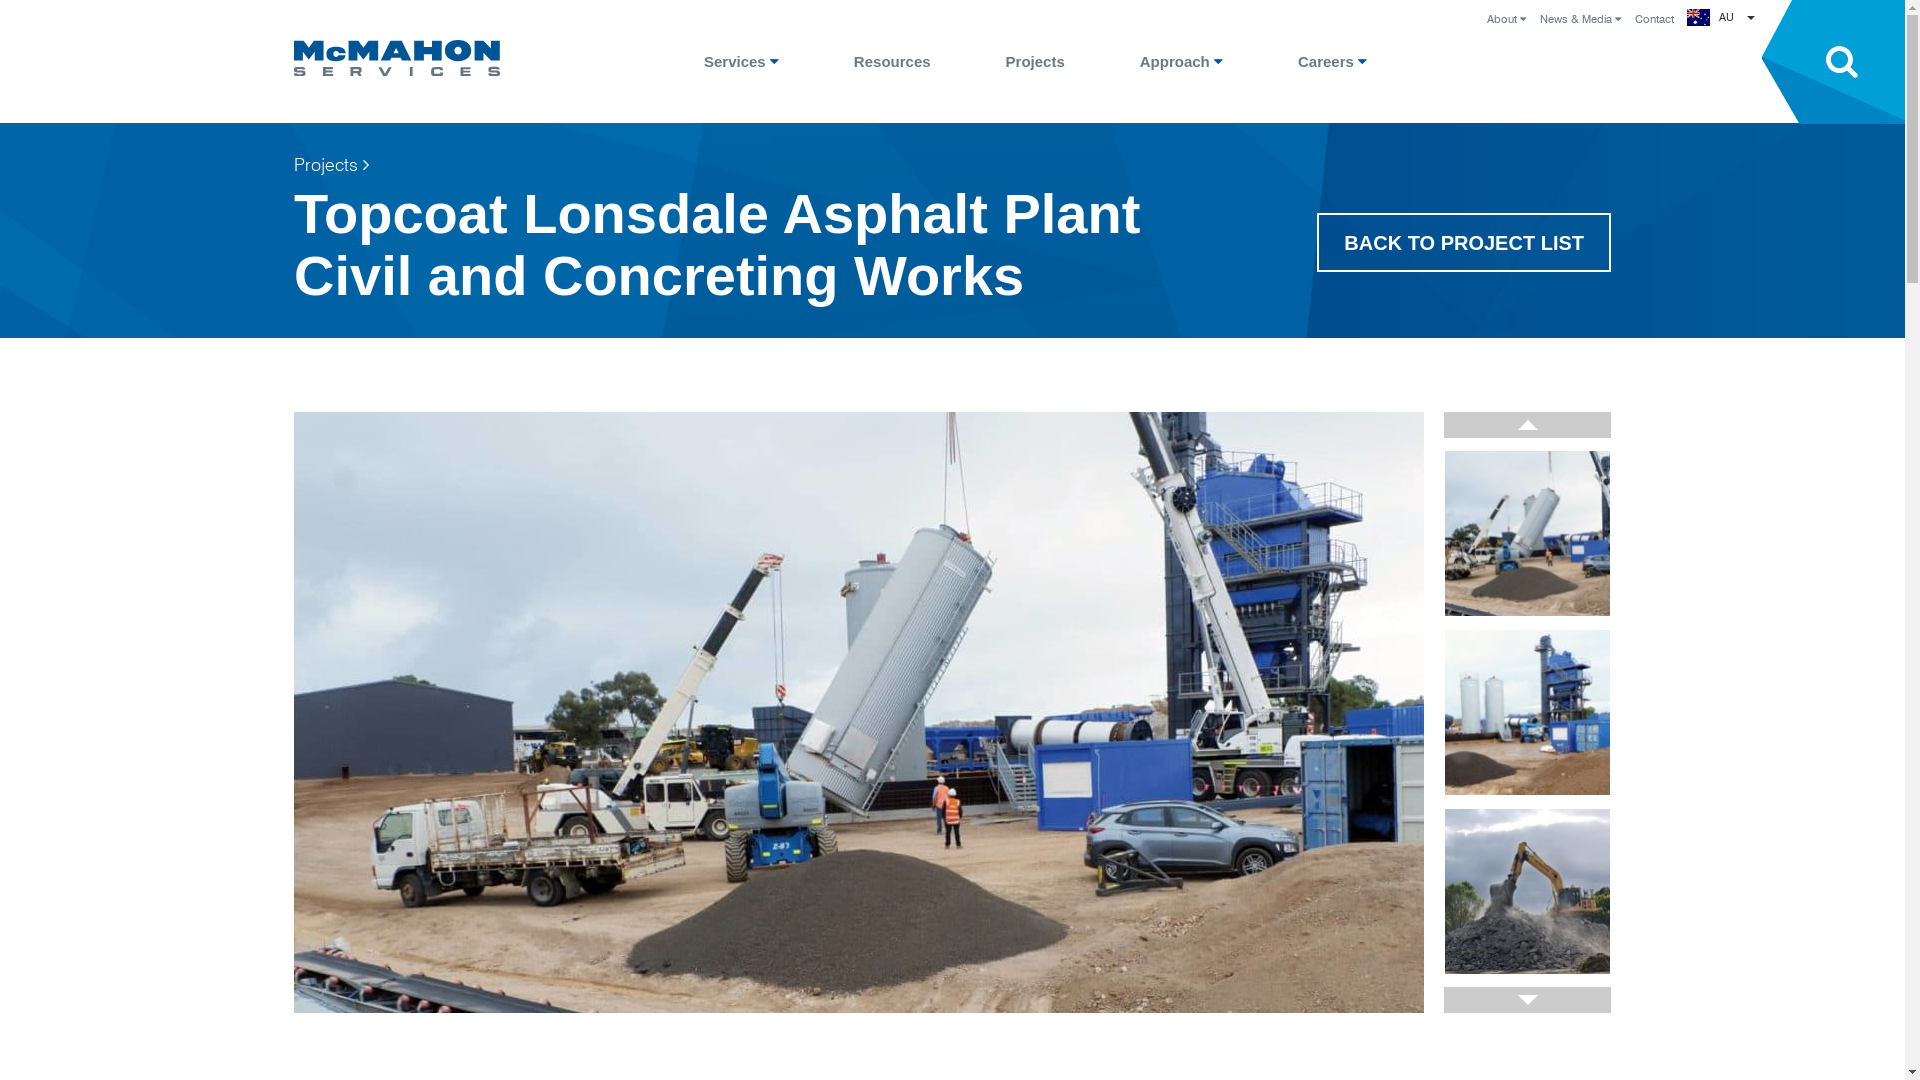  I want to click on 'Contact', so click(1654, 20).